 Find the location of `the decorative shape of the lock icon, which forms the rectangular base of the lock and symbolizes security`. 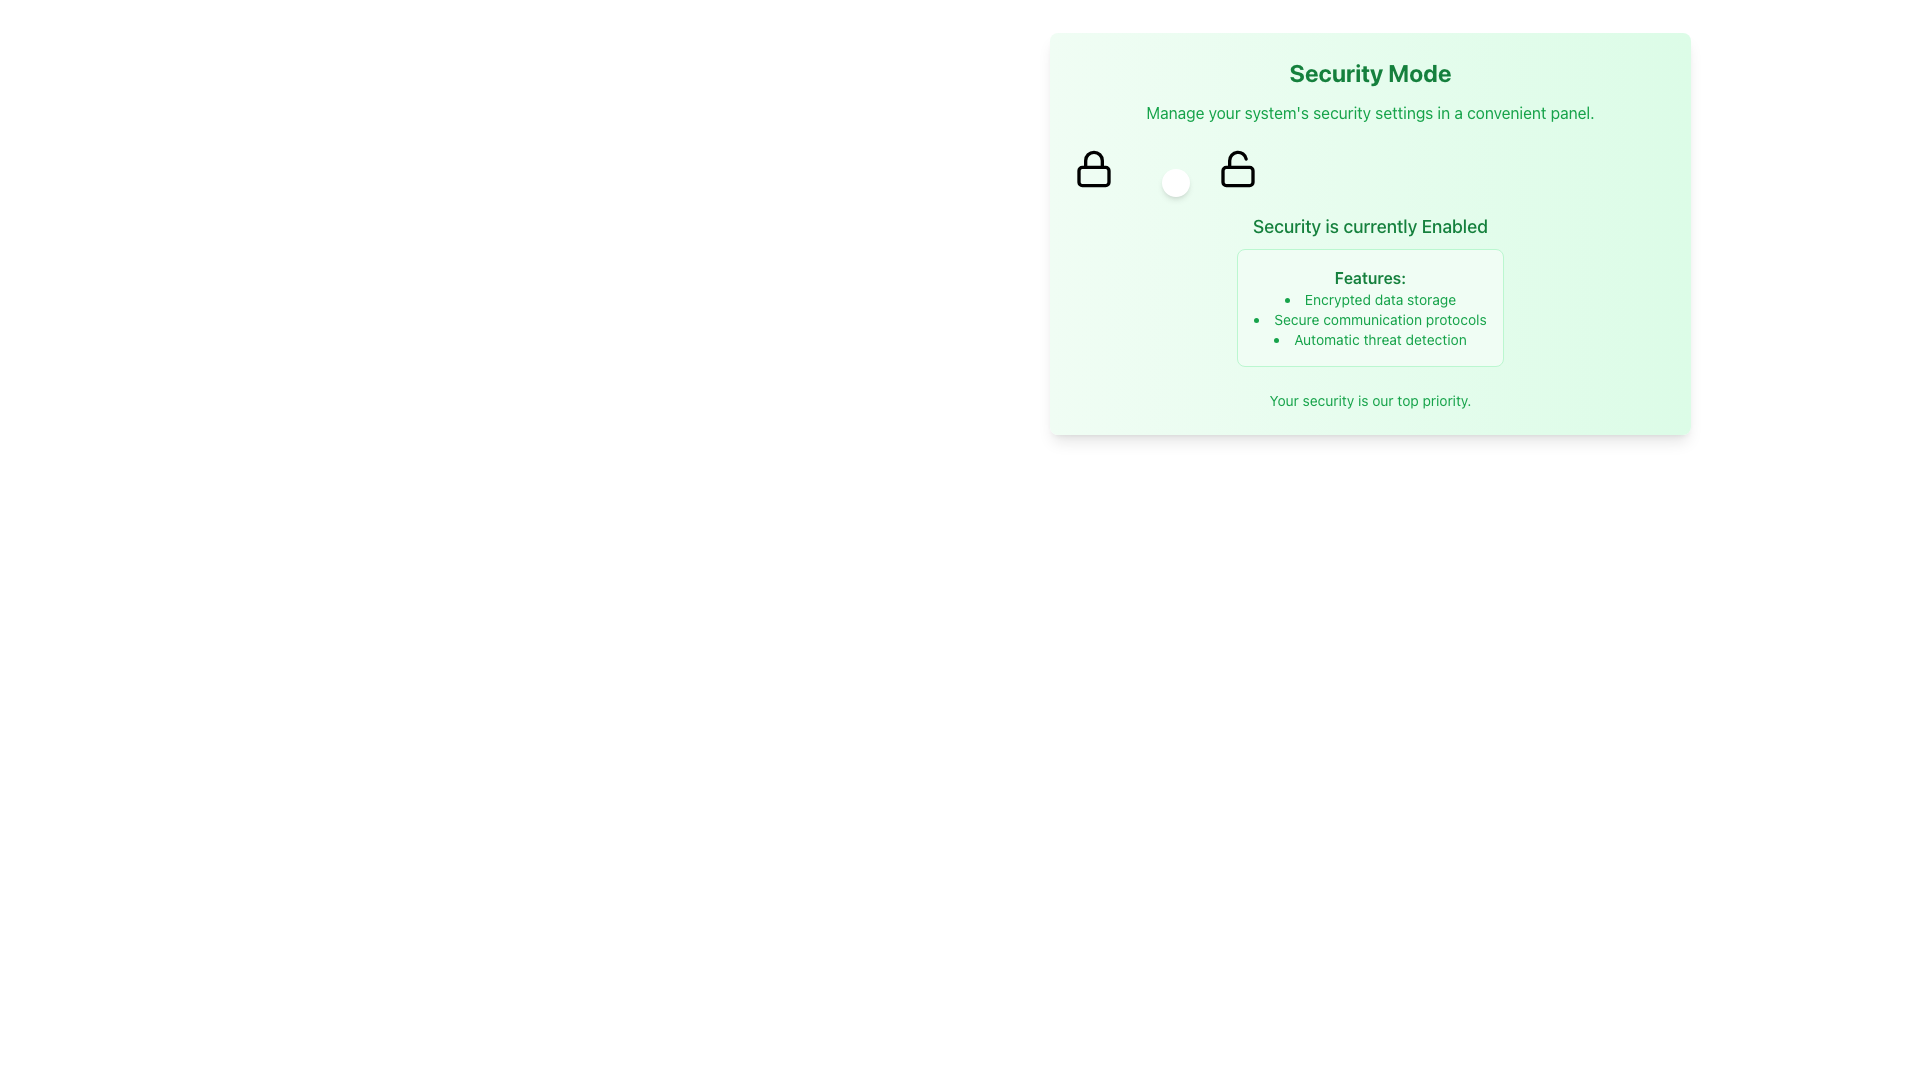

the decorative shape of the lock icon, which forms the rectangular base of the lock and symbolizes security is located at coordinates (1093, 175).